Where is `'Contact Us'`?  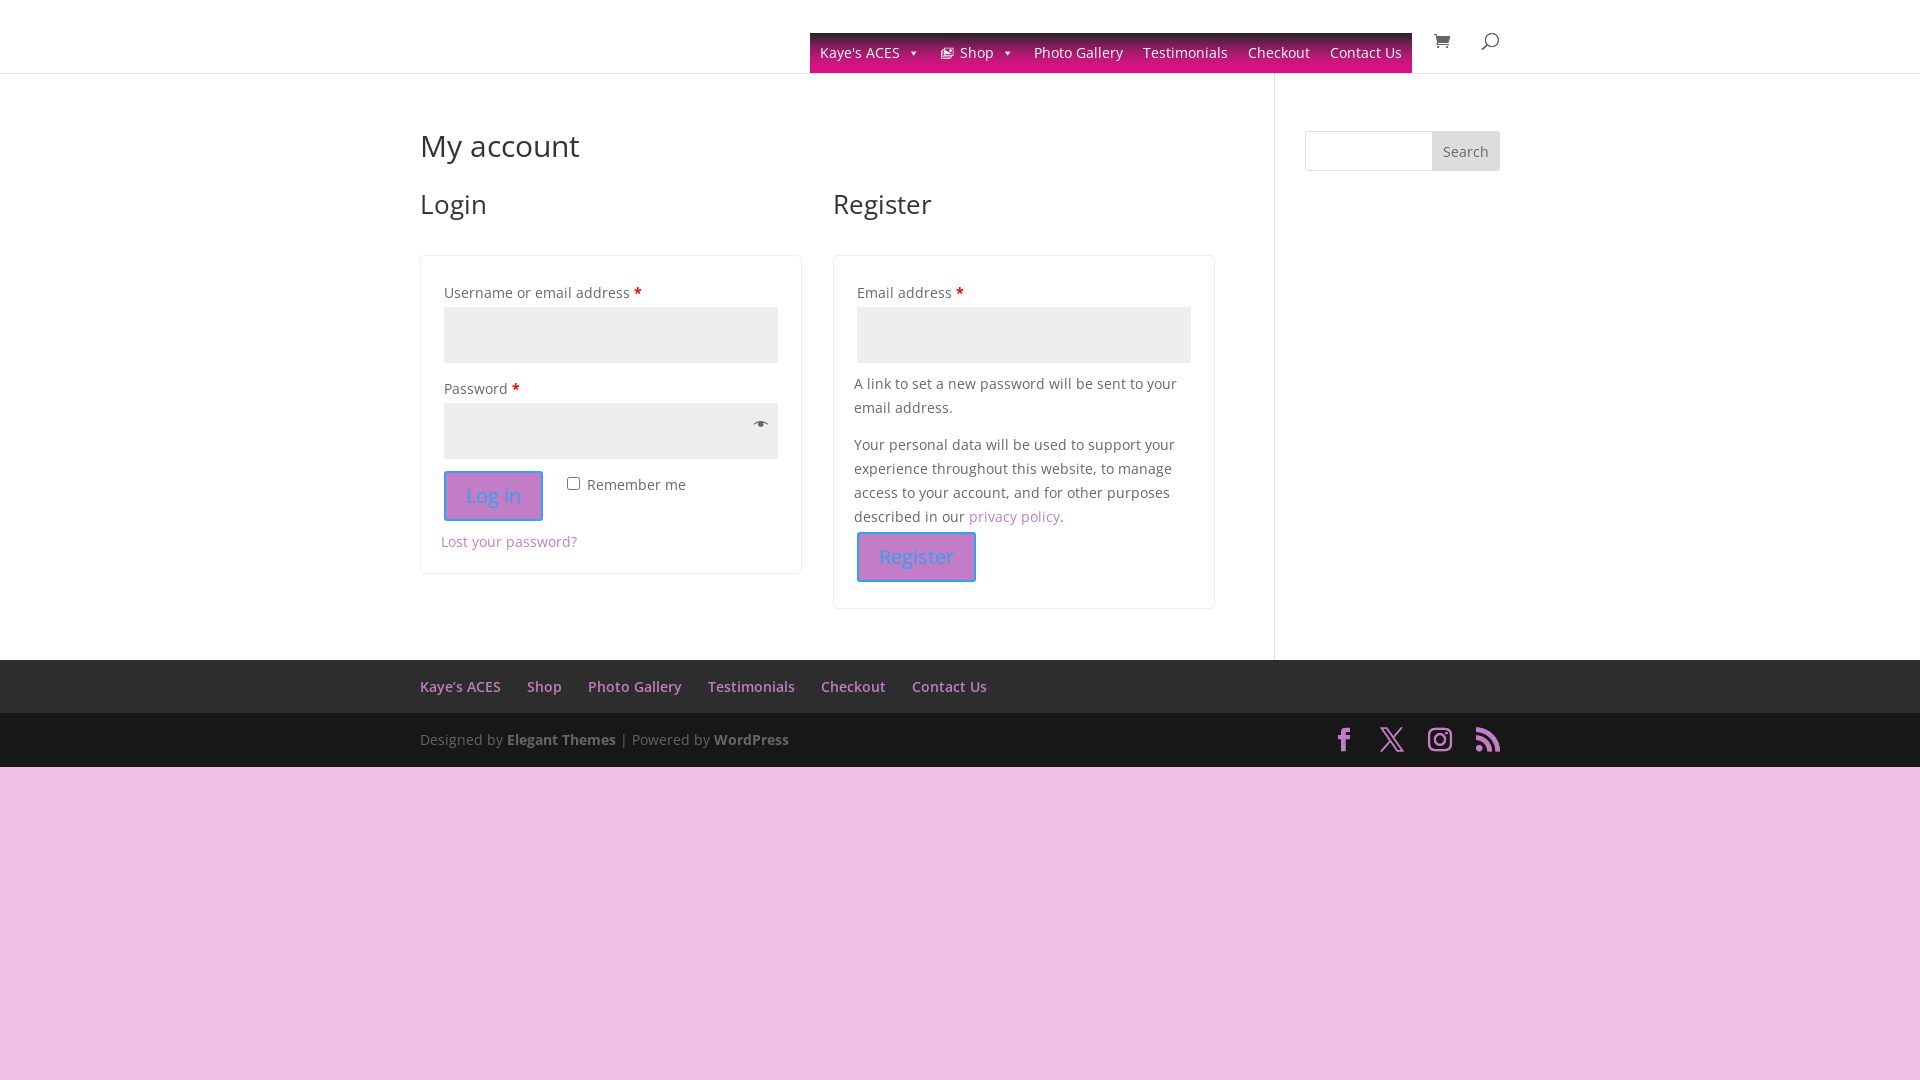 'Contact Us' is located at coordinates (1365, 52).